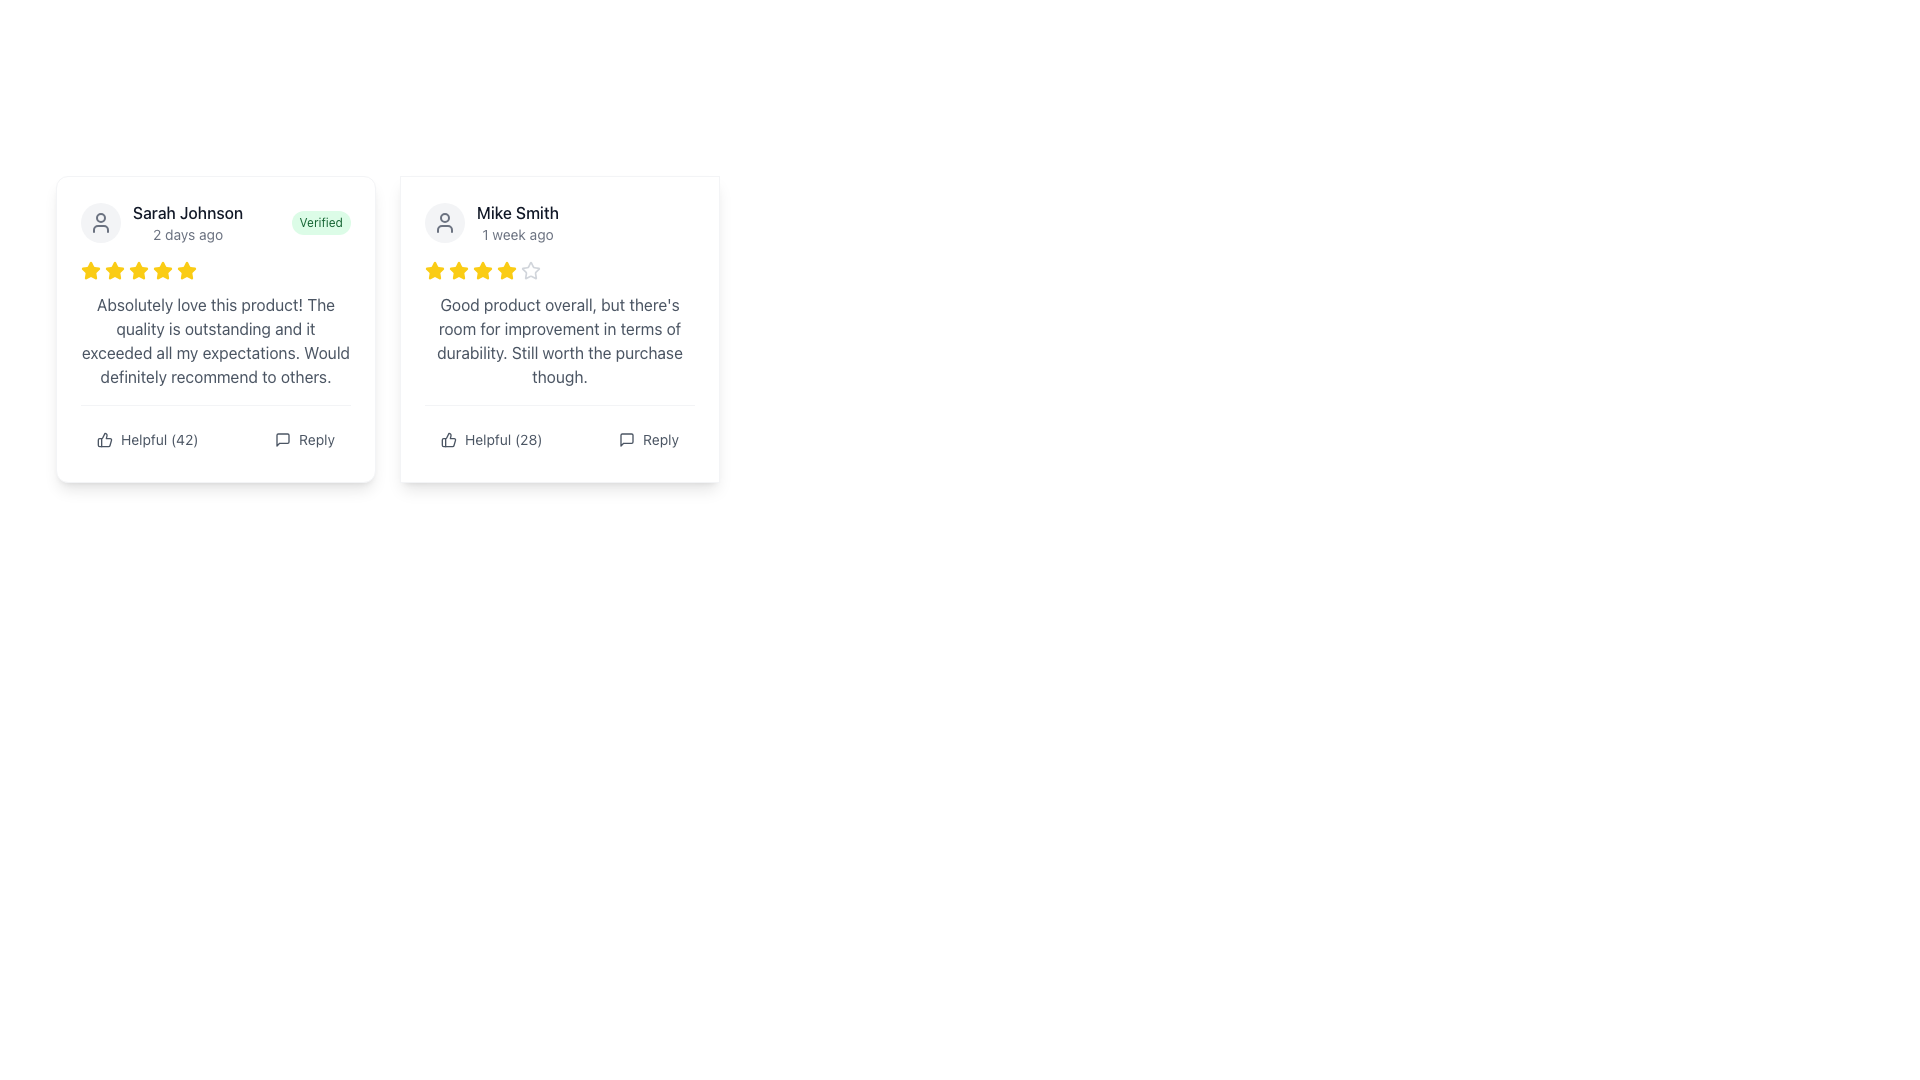  I want to click on the text display element that shows the username 'Mike Smith' and the timestamp '1 week ago', located at the top-left corner of the second review card, so click(518, 223).